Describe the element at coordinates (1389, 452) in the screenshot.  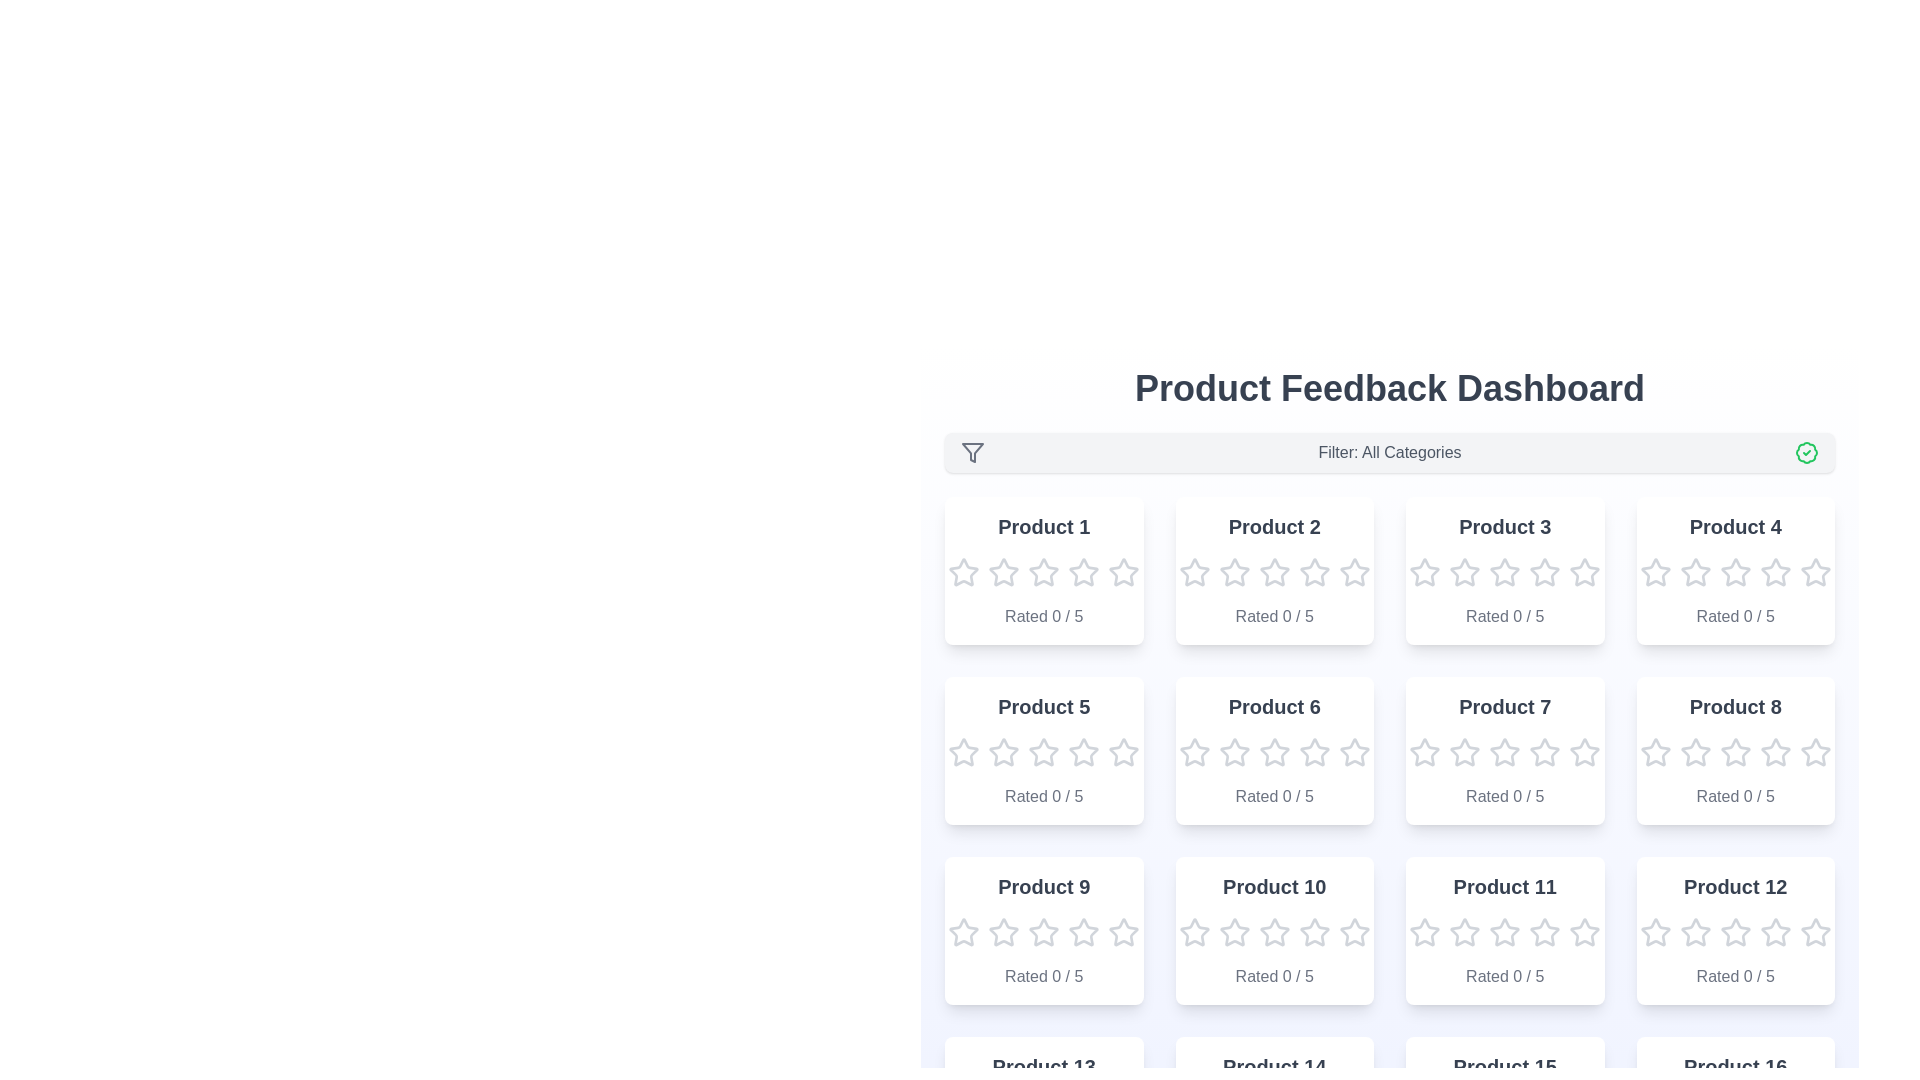
I see `the filter label to display the current filter settings` at that location.